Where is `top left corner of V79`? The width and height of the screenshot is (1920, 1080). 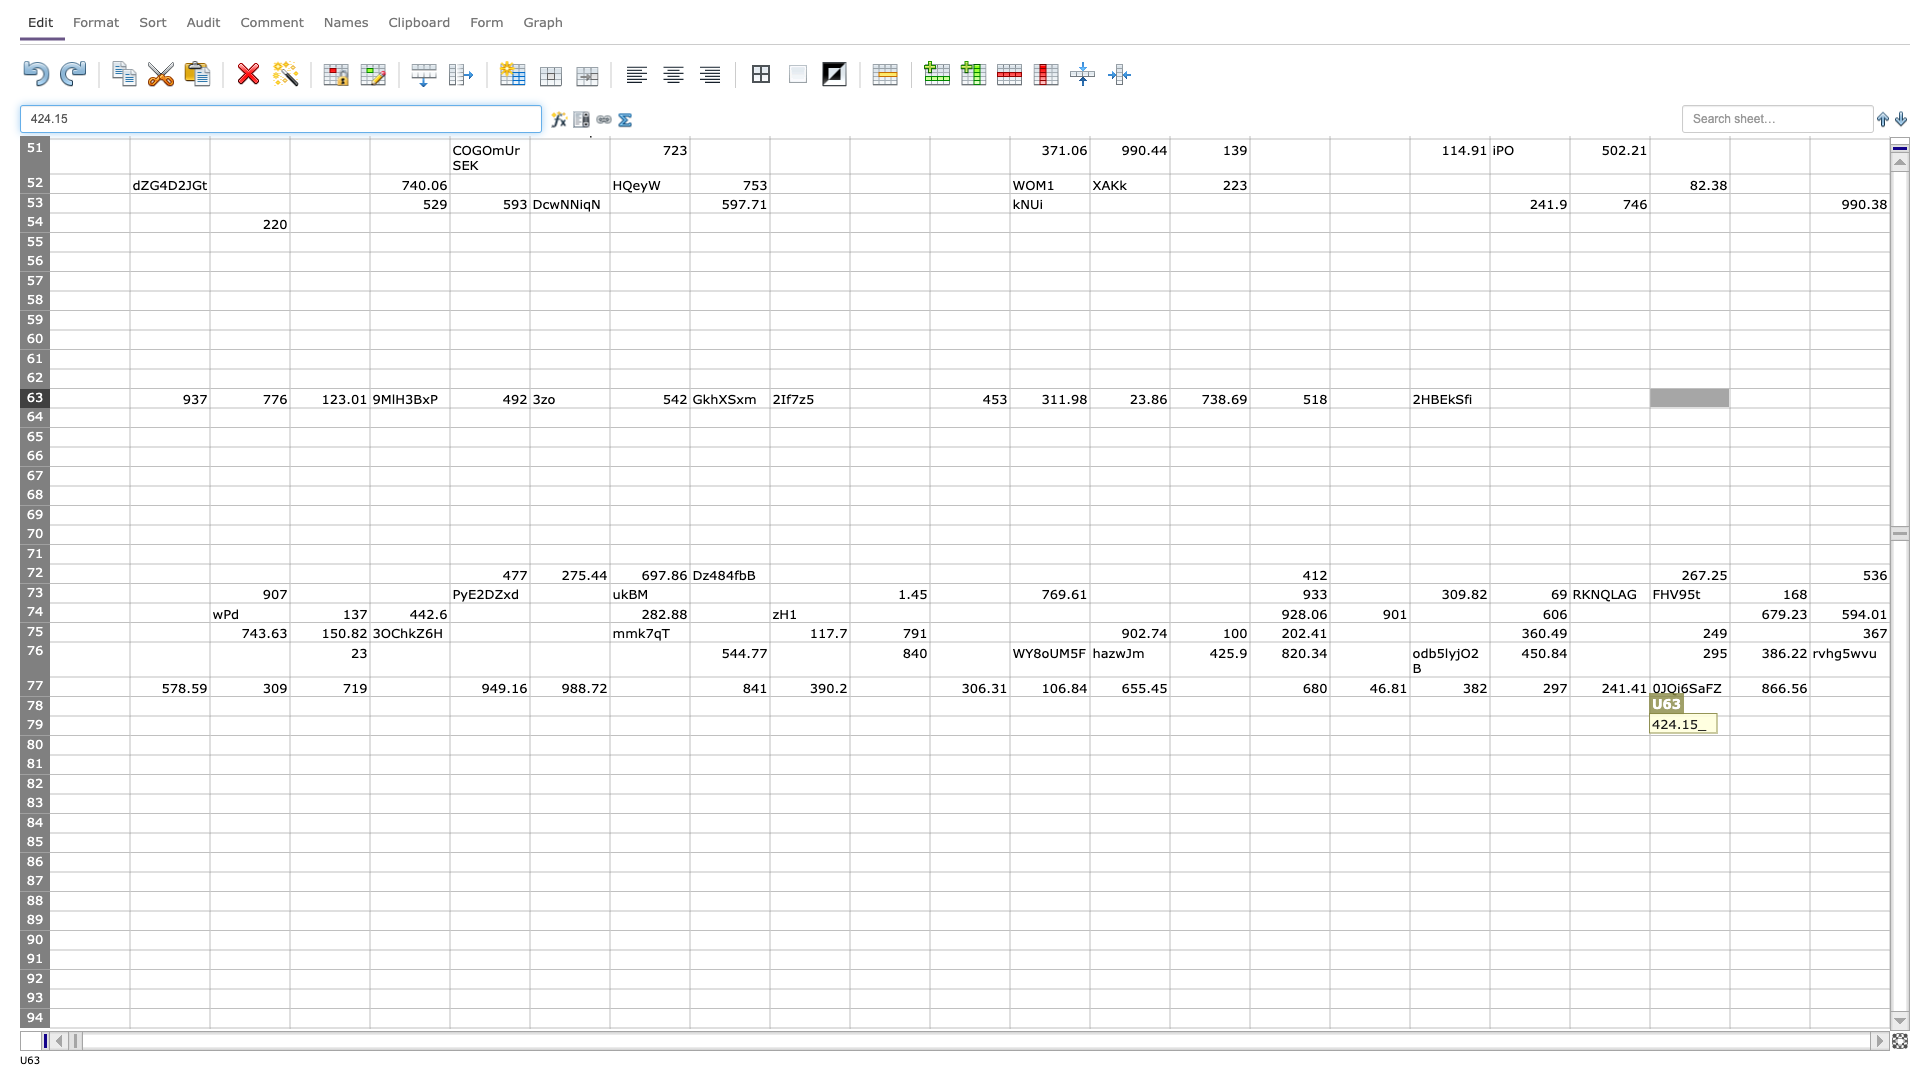
top left corner of V79 is located at coordinates (1728, 715).